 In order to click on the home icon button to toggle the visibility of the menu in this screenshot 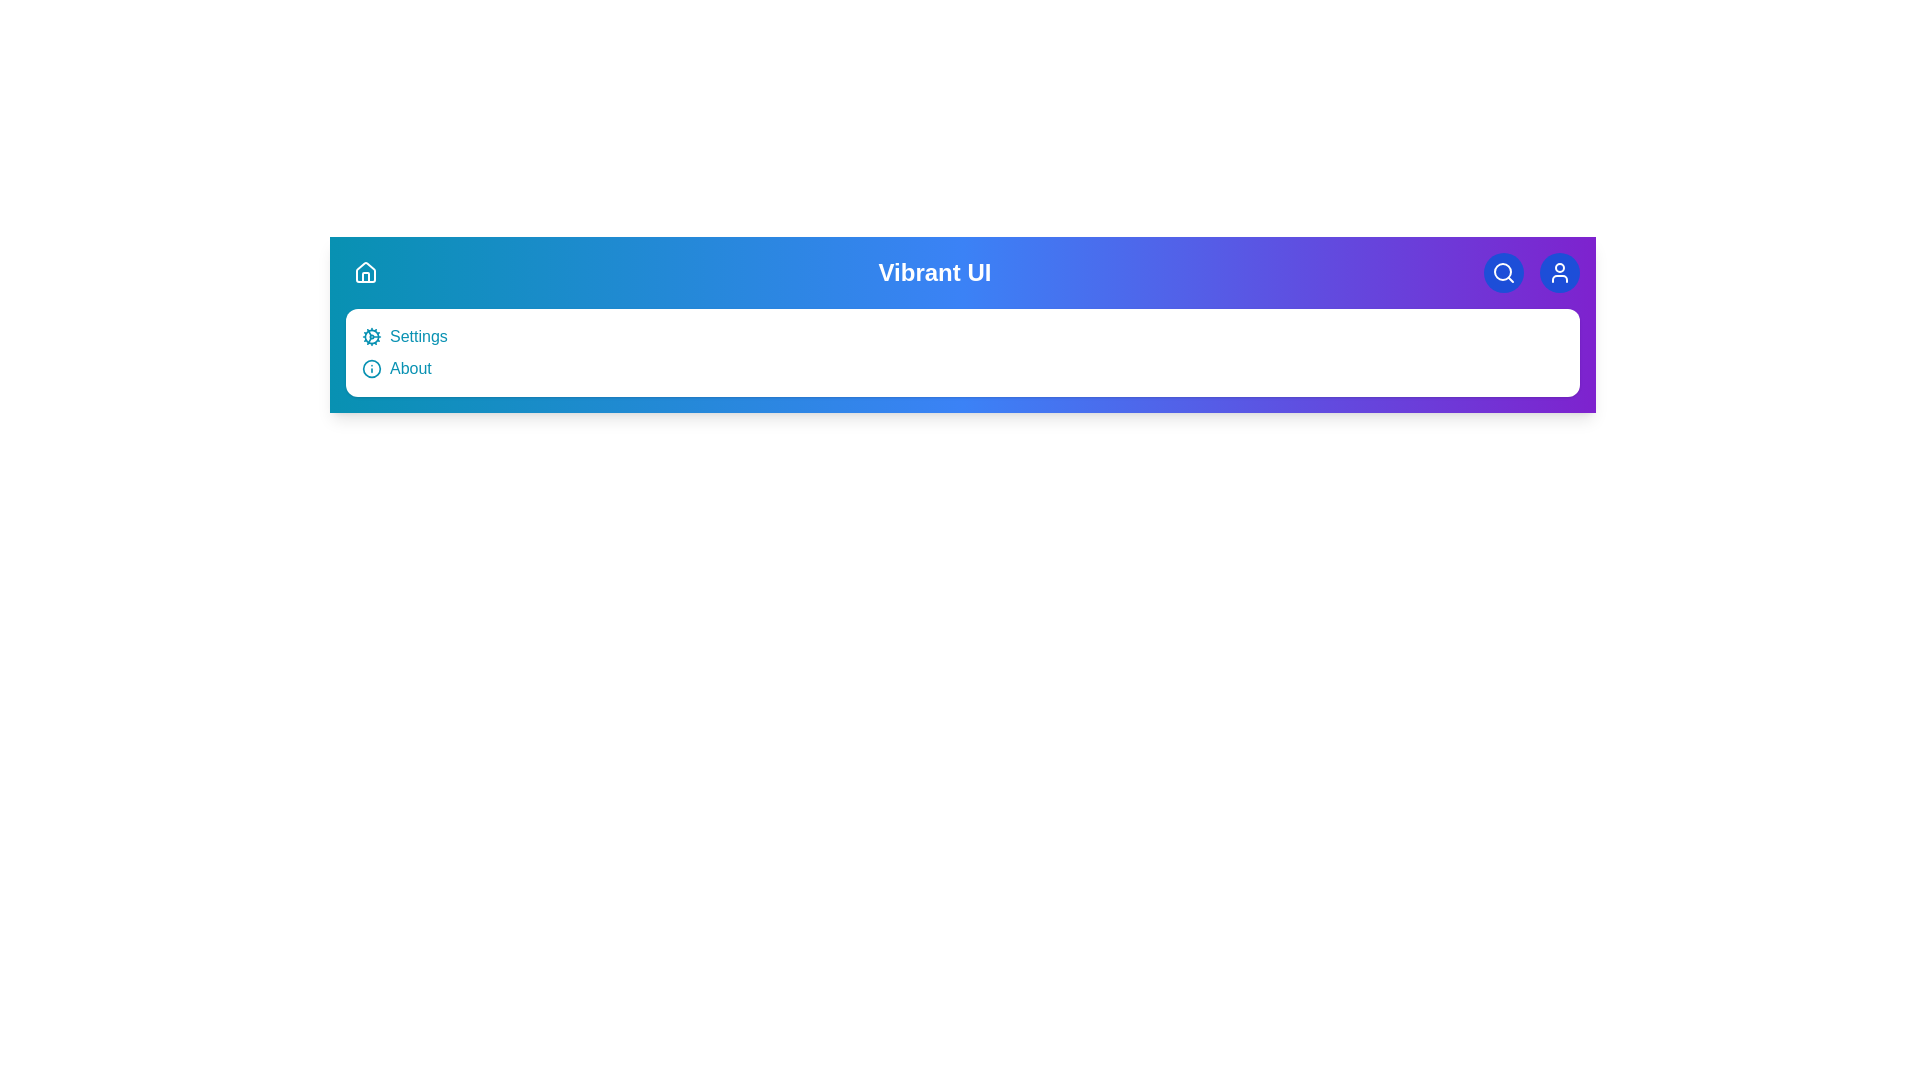, I will do `click(365, 273)`.